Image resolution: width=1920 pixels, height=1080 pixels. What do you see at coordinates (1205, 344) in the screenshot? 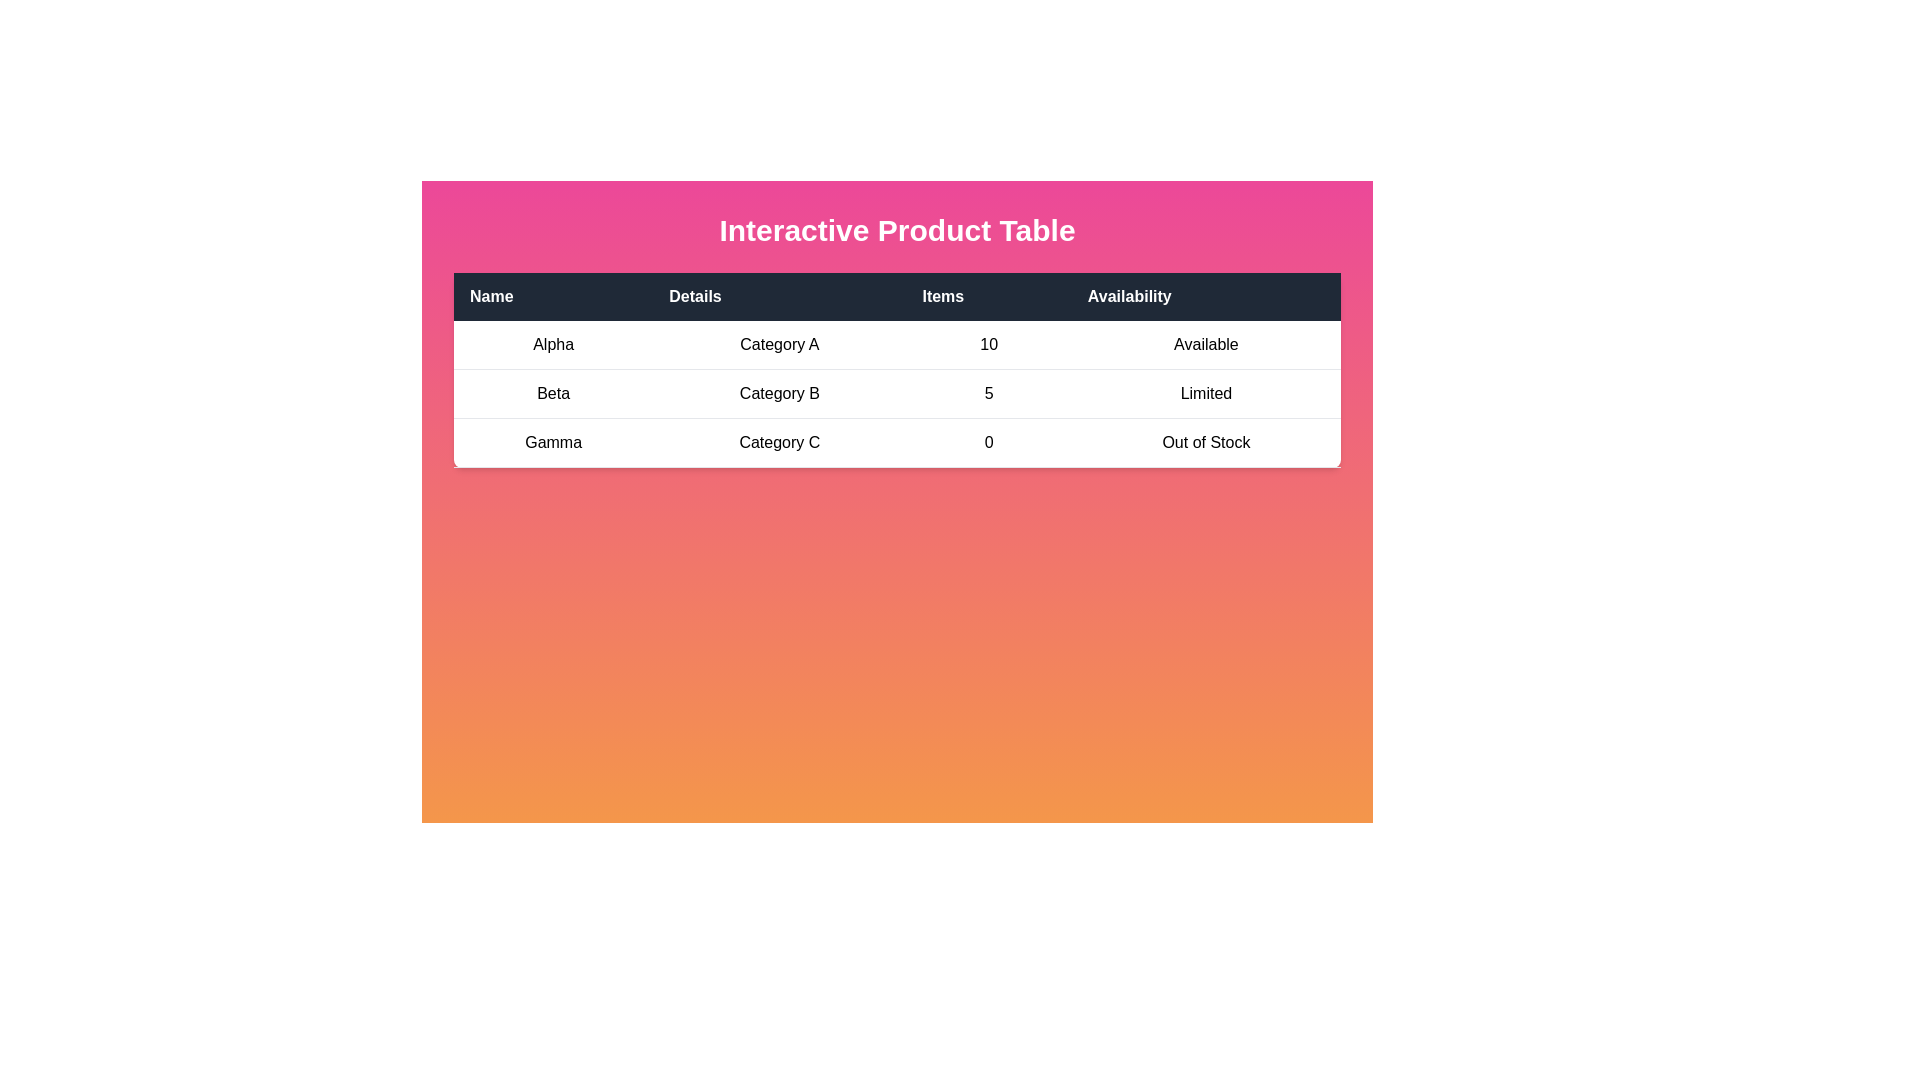
I see `text label 'Available' located under the 'Availability' header in the first content row of the table` at bounding box center [1205, 344].